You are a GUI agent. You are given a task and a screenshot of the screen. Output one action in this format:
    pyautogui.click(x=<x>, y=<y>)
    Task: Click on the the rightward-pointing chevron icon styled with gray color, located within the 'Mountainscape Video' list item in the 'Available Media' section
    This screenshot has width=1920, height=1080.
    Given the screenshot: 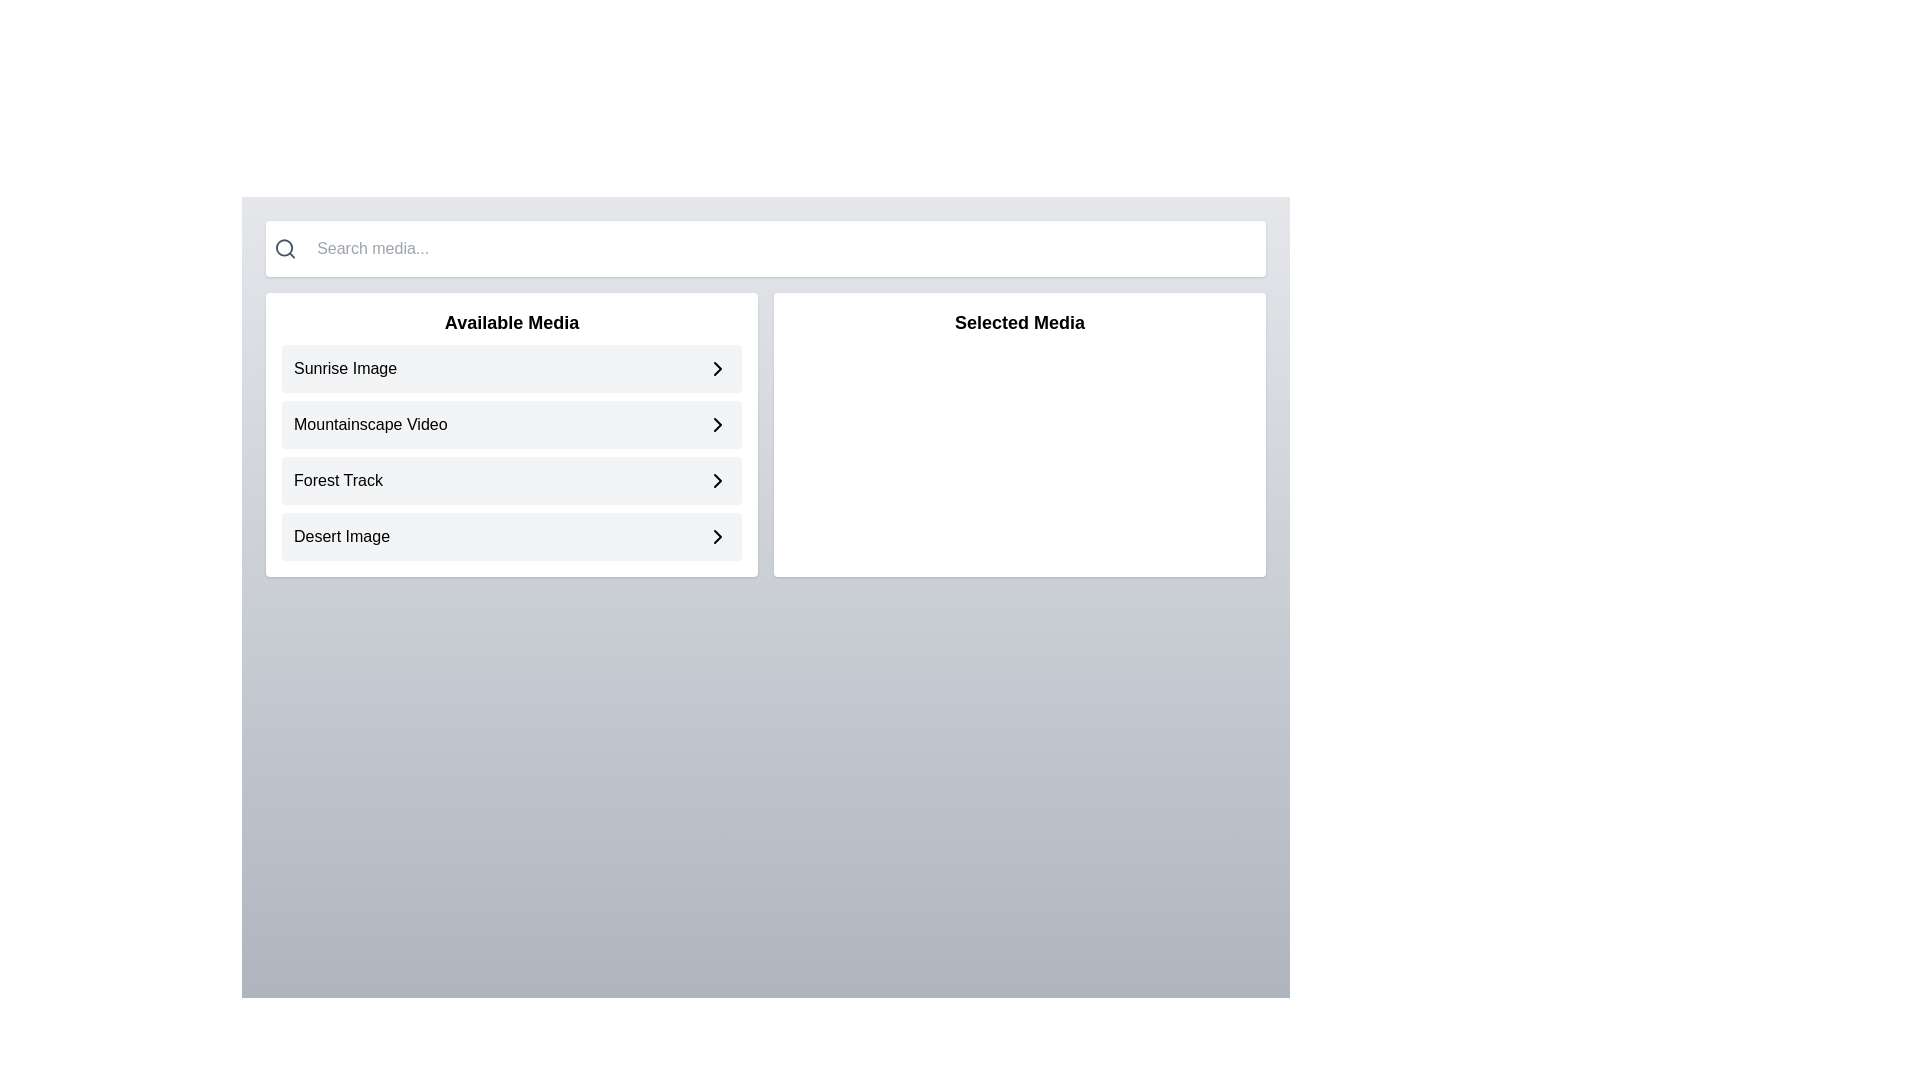 What is the action you would take?
    pyautogui.click(x=718, y=423)
    